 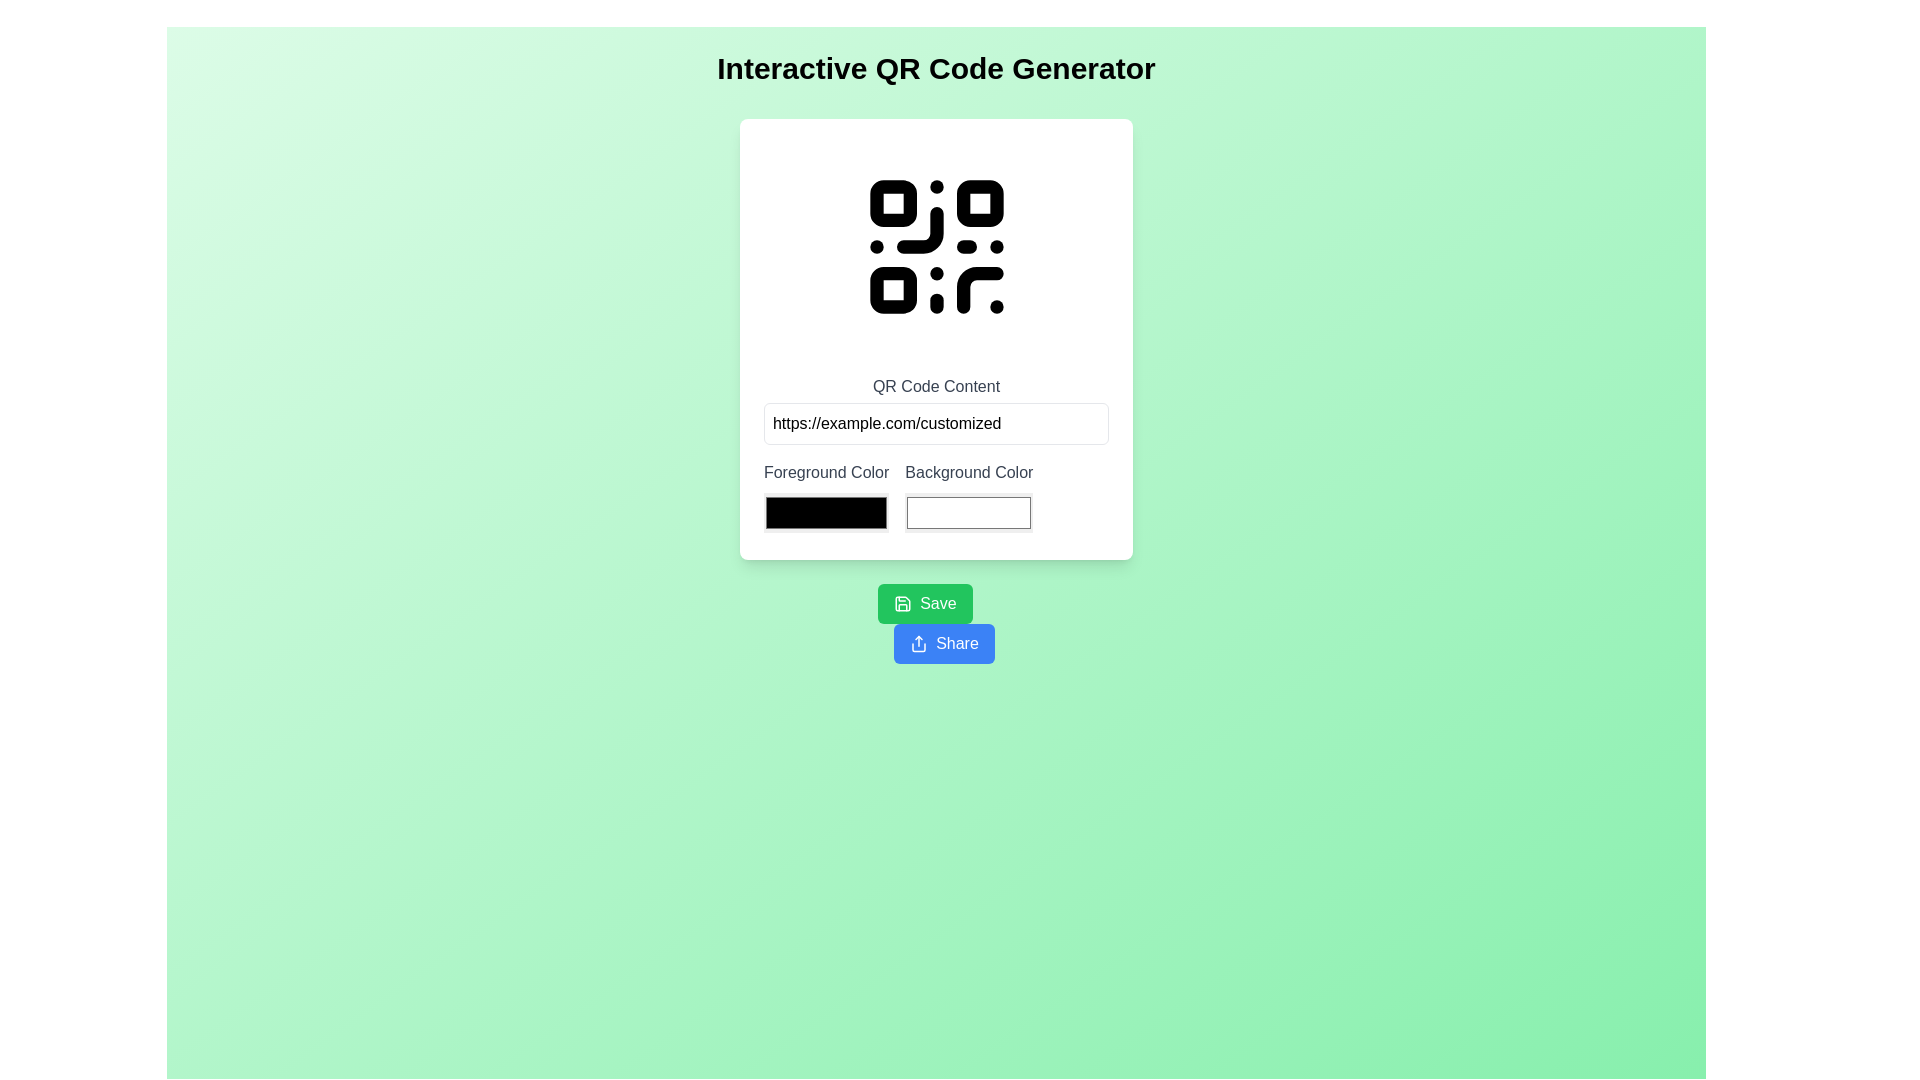 I want to click on the small circular shape that is part of the QR code, located centrally in the application interface, specifically toward the upper-left of the central grid, so click(x=918, y=229).